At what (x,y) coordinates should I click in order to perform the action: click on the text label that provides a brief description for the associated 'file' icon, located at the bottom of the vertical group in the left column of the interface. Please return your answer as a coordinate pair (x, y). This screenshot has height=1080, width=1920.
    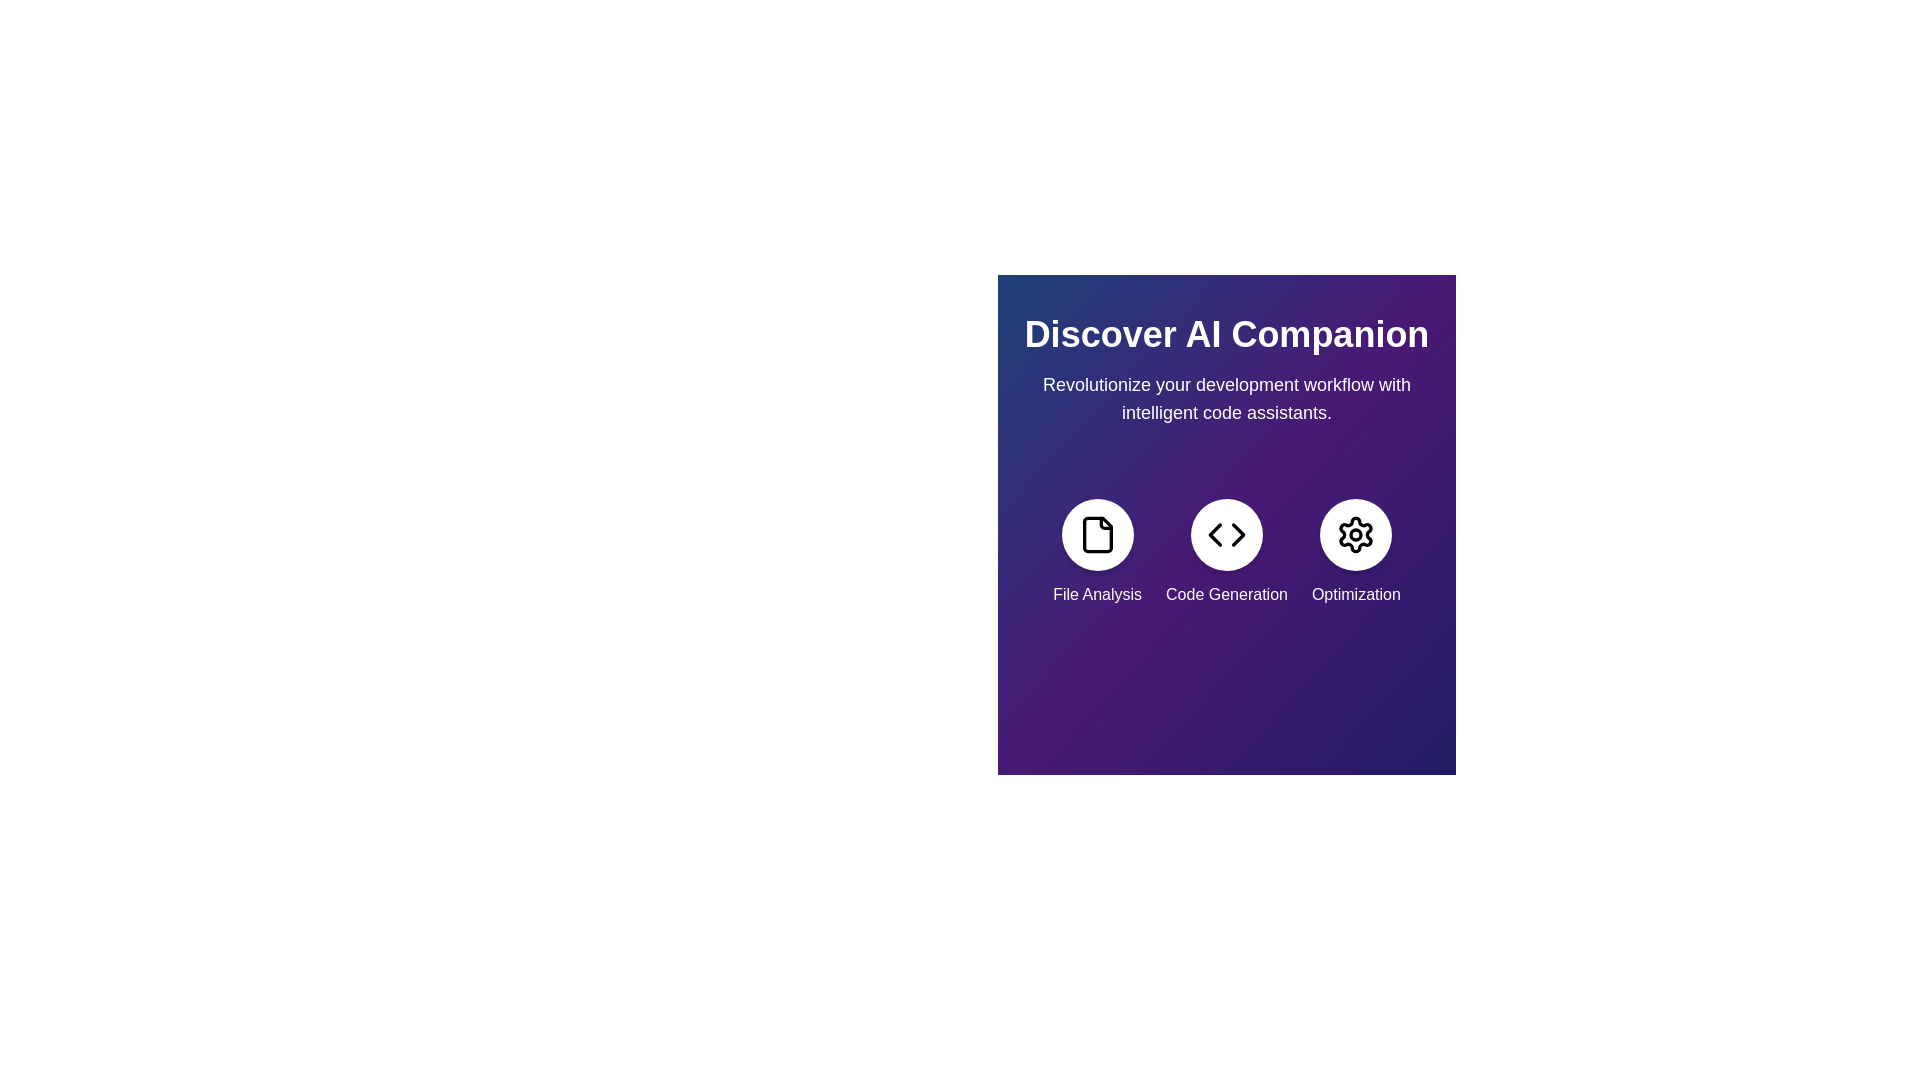
    Looking at the image, I should click on (1096, 593).